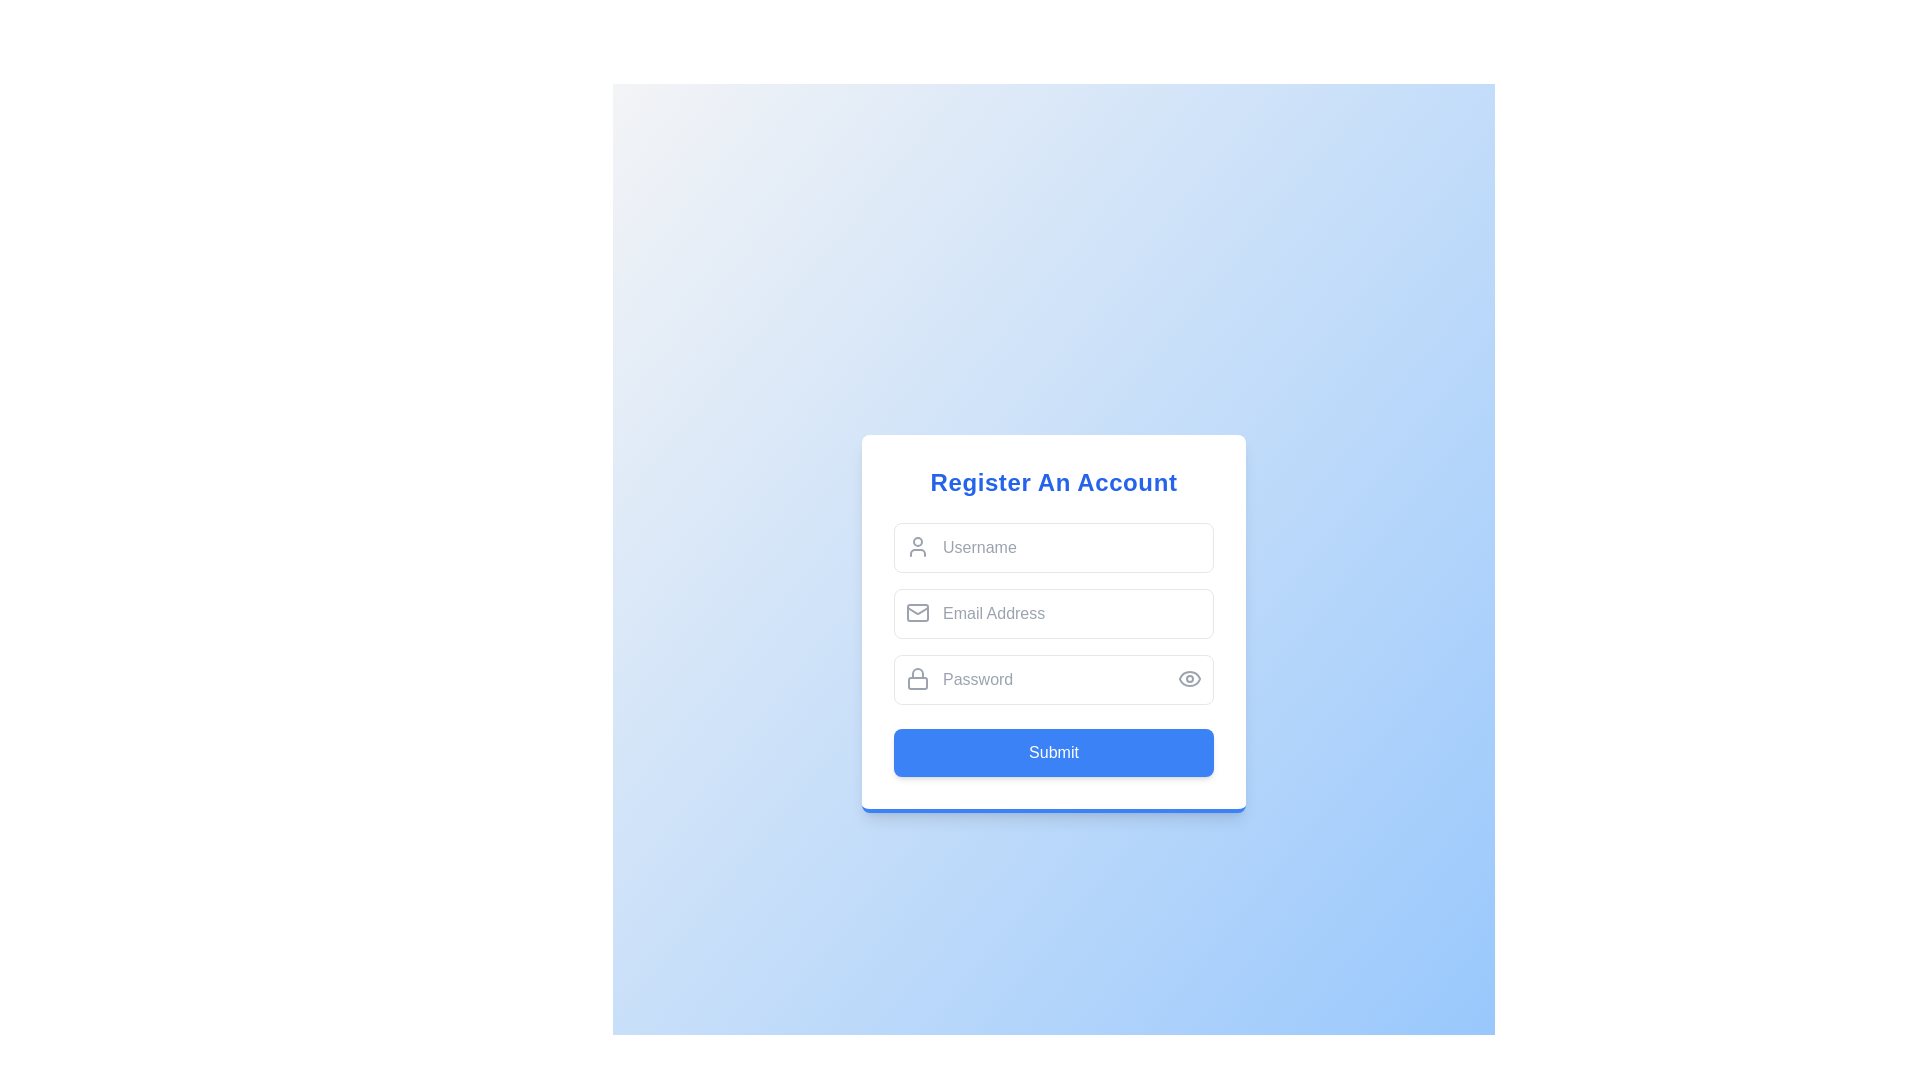  What do you see at coordinates (1190, 677) in the screenshot?
I see `the toggle button at the top right corner of the password input field` at bounding box center [1190, 677].